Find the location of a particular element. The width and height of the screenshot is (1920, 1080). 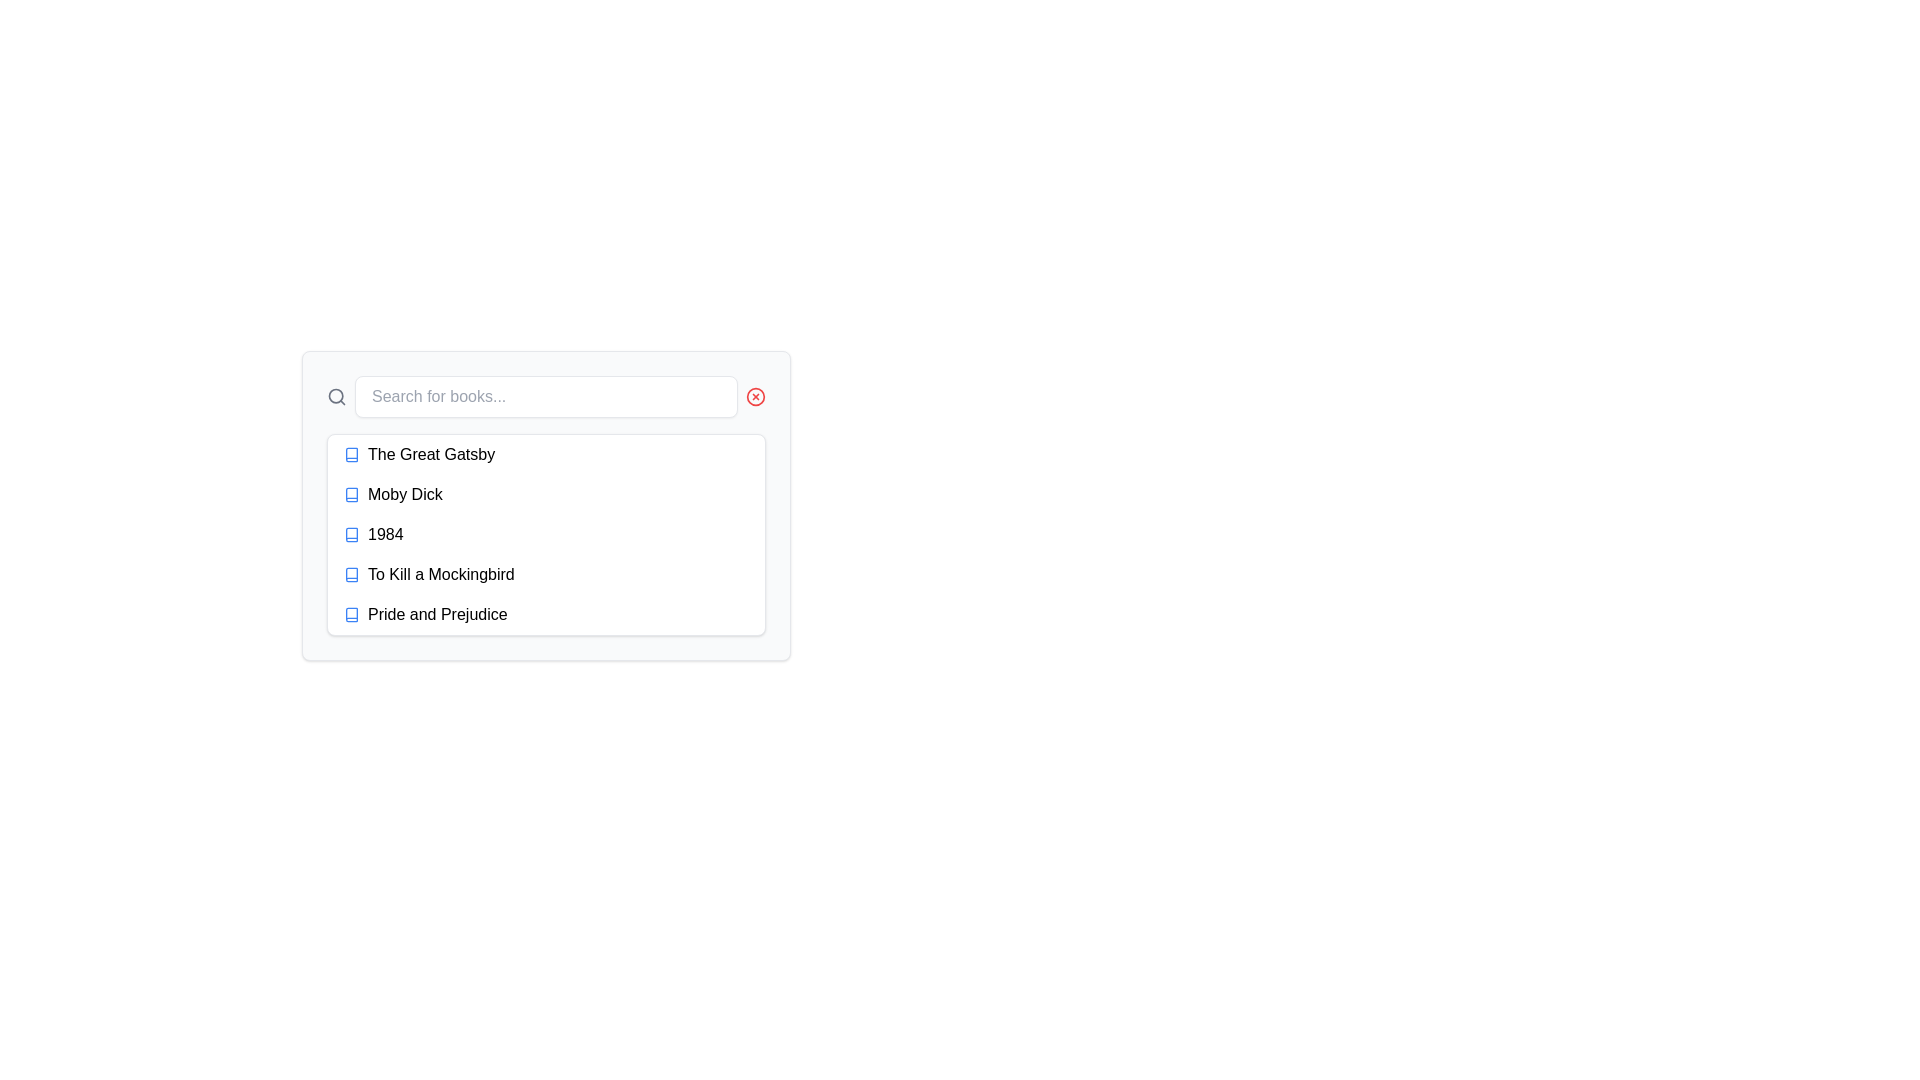

inside the centrally located search input field to focus it, which is used for filtering or searching within a list of books or similar items is located at coordinates (546, 397).